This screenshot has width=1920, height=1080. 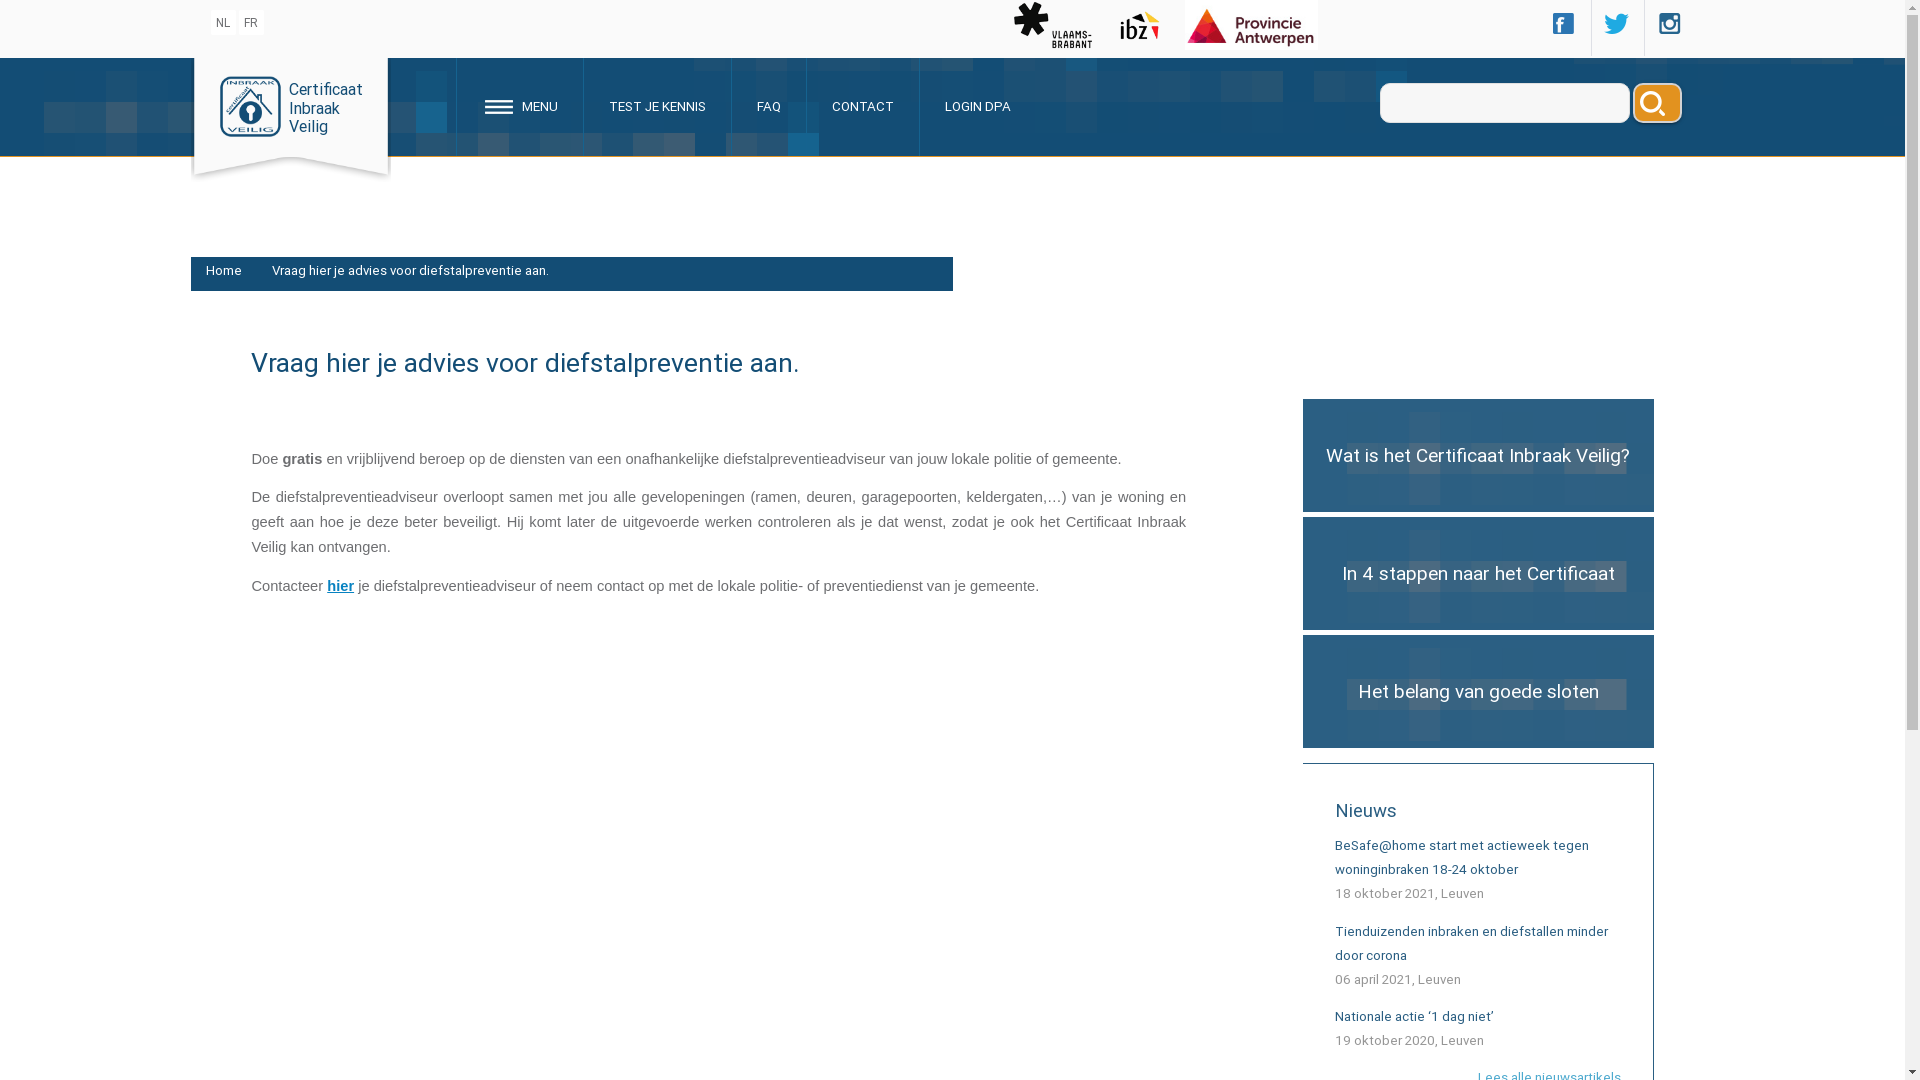 What do you see at coordinates (1471, 943) in the screenshot?
I see `'Tienduizenden inbraken en diefstallen minder door corona'` at bounding box center [1471, 943].